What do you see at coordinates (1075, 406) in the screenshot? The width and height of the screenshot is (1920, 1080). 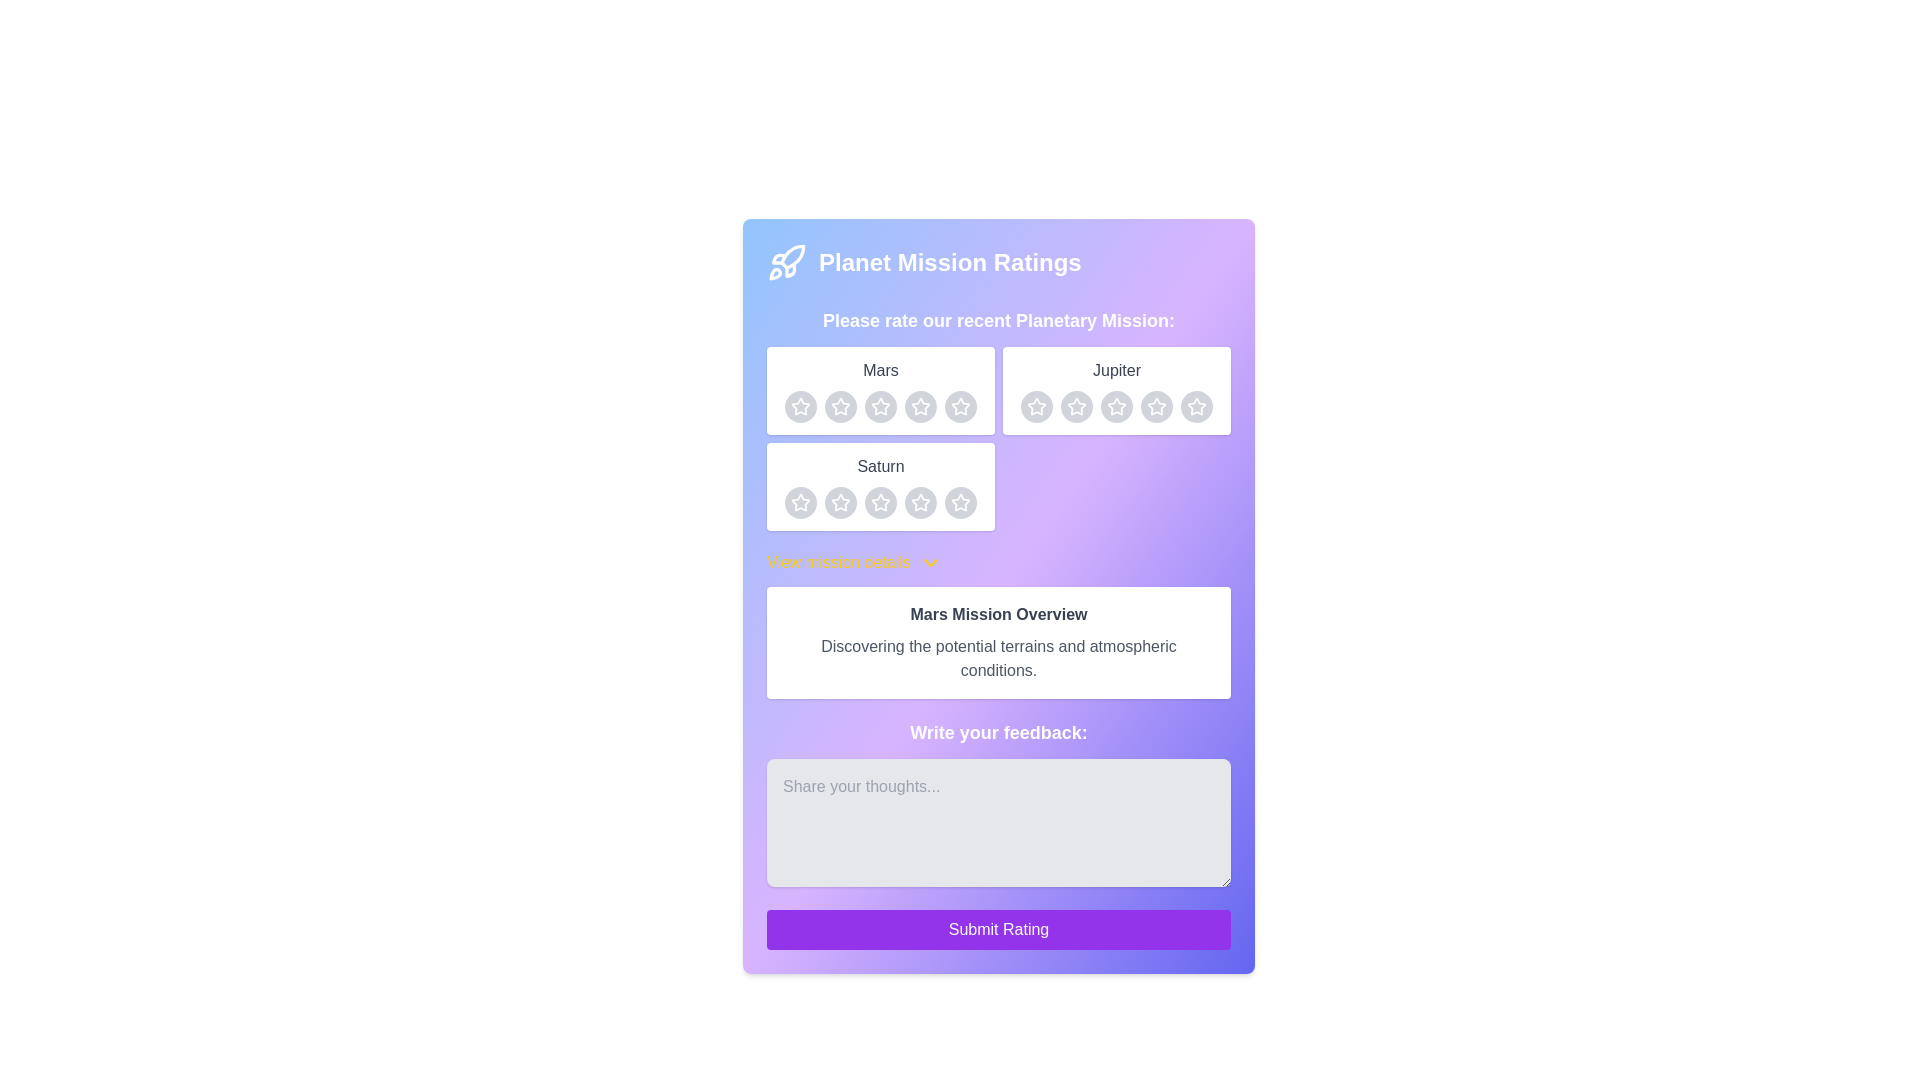 I see `the circular star button with a gray background and white outline located under the heading 'Jupiter' to assign a rating` at bounding box center [1075, 406].